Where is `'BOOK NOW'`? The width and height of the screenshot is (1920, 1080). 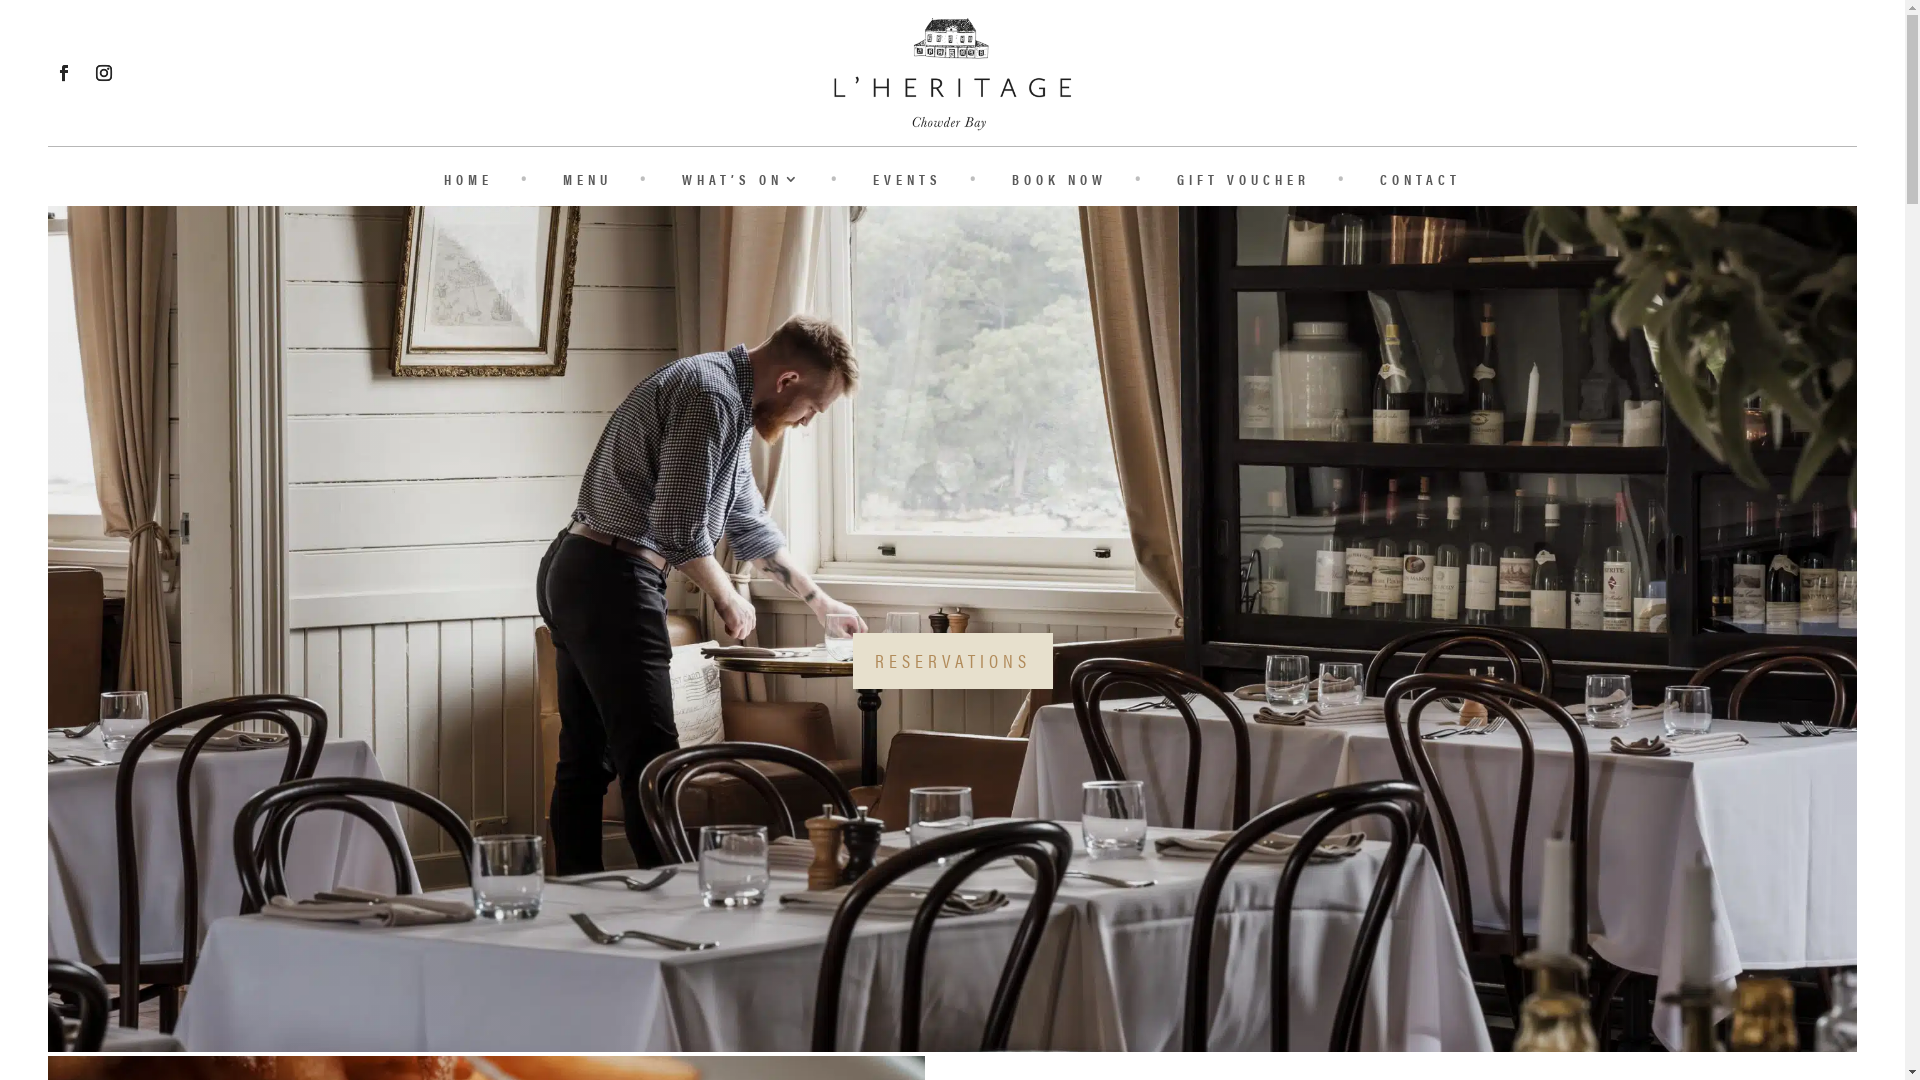 'BOOK NOW' is located at coordinates (1012, 182).